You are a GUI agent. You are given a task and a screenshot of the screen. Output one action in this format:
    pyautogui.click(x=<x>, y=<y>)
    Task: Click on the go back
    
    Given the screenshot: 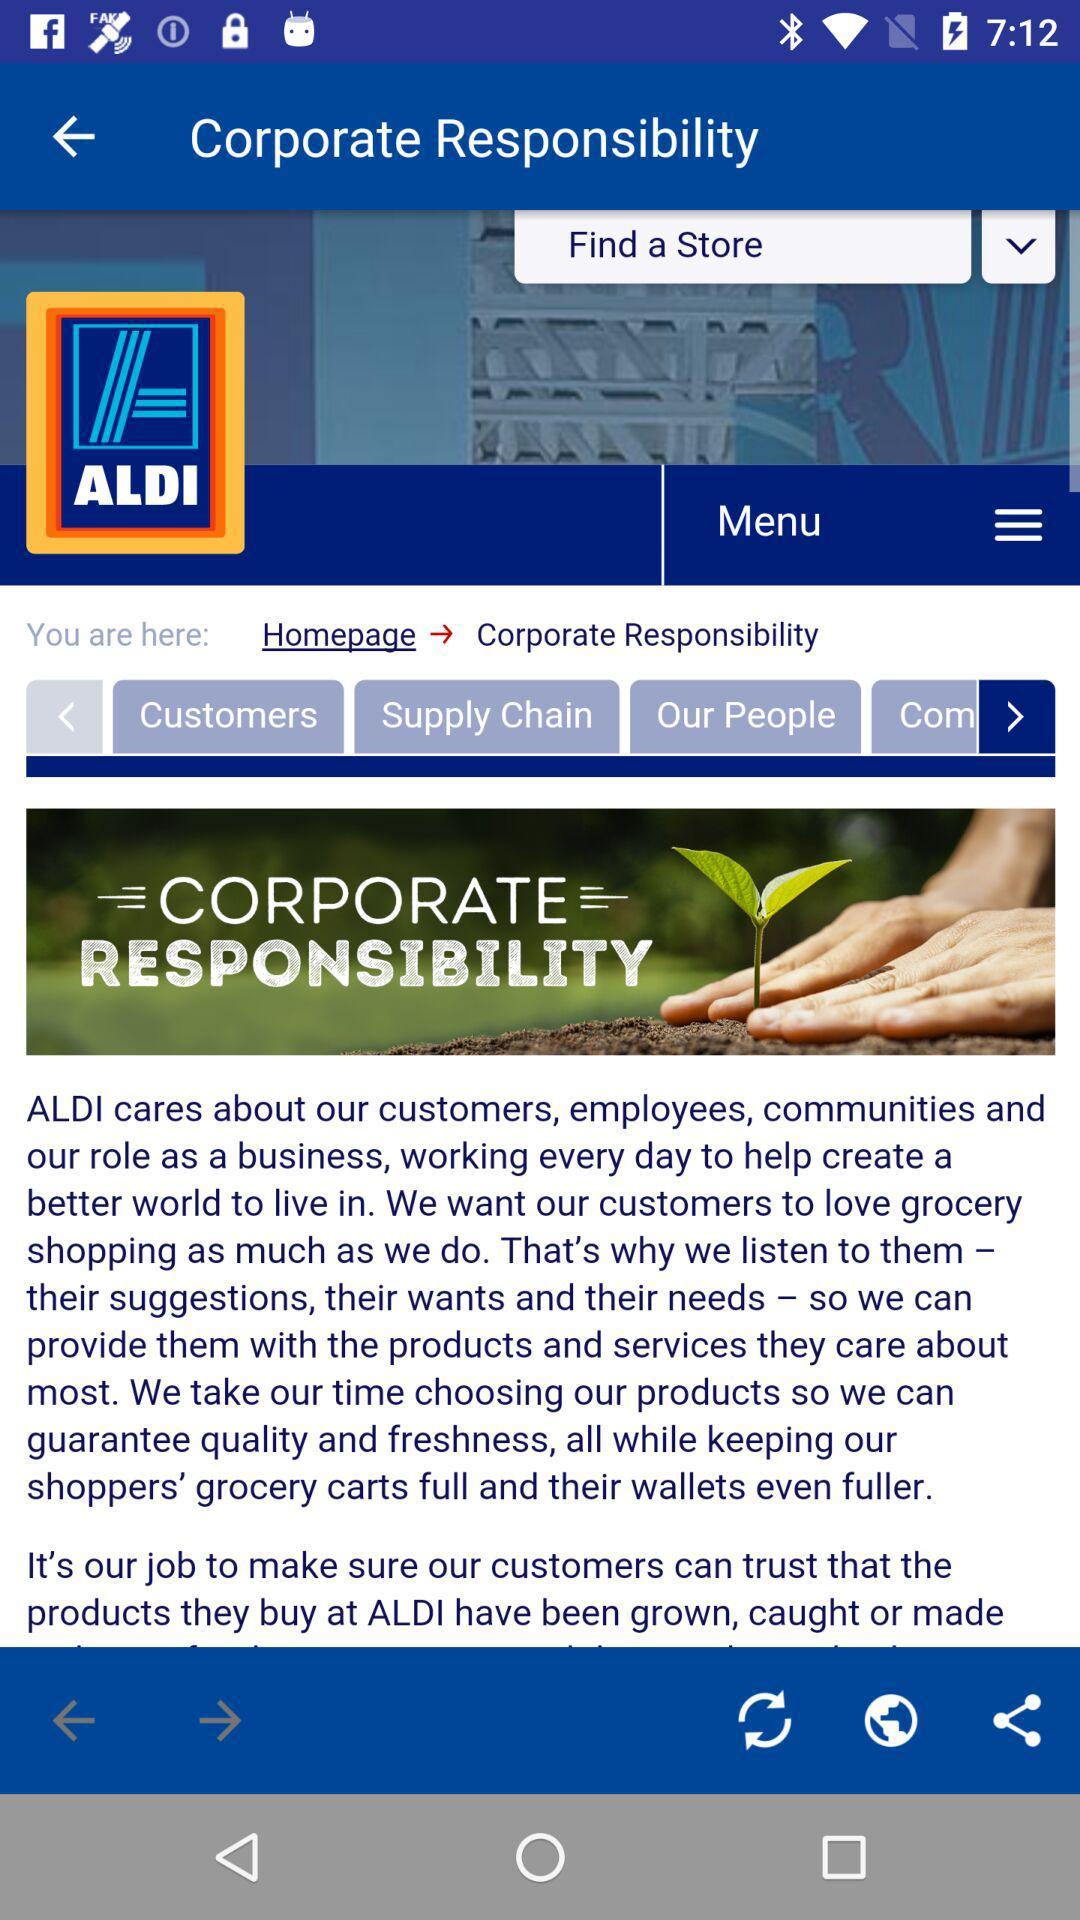 What is the action you would take?
    pyautogui.click(x=72, y=1719)
    